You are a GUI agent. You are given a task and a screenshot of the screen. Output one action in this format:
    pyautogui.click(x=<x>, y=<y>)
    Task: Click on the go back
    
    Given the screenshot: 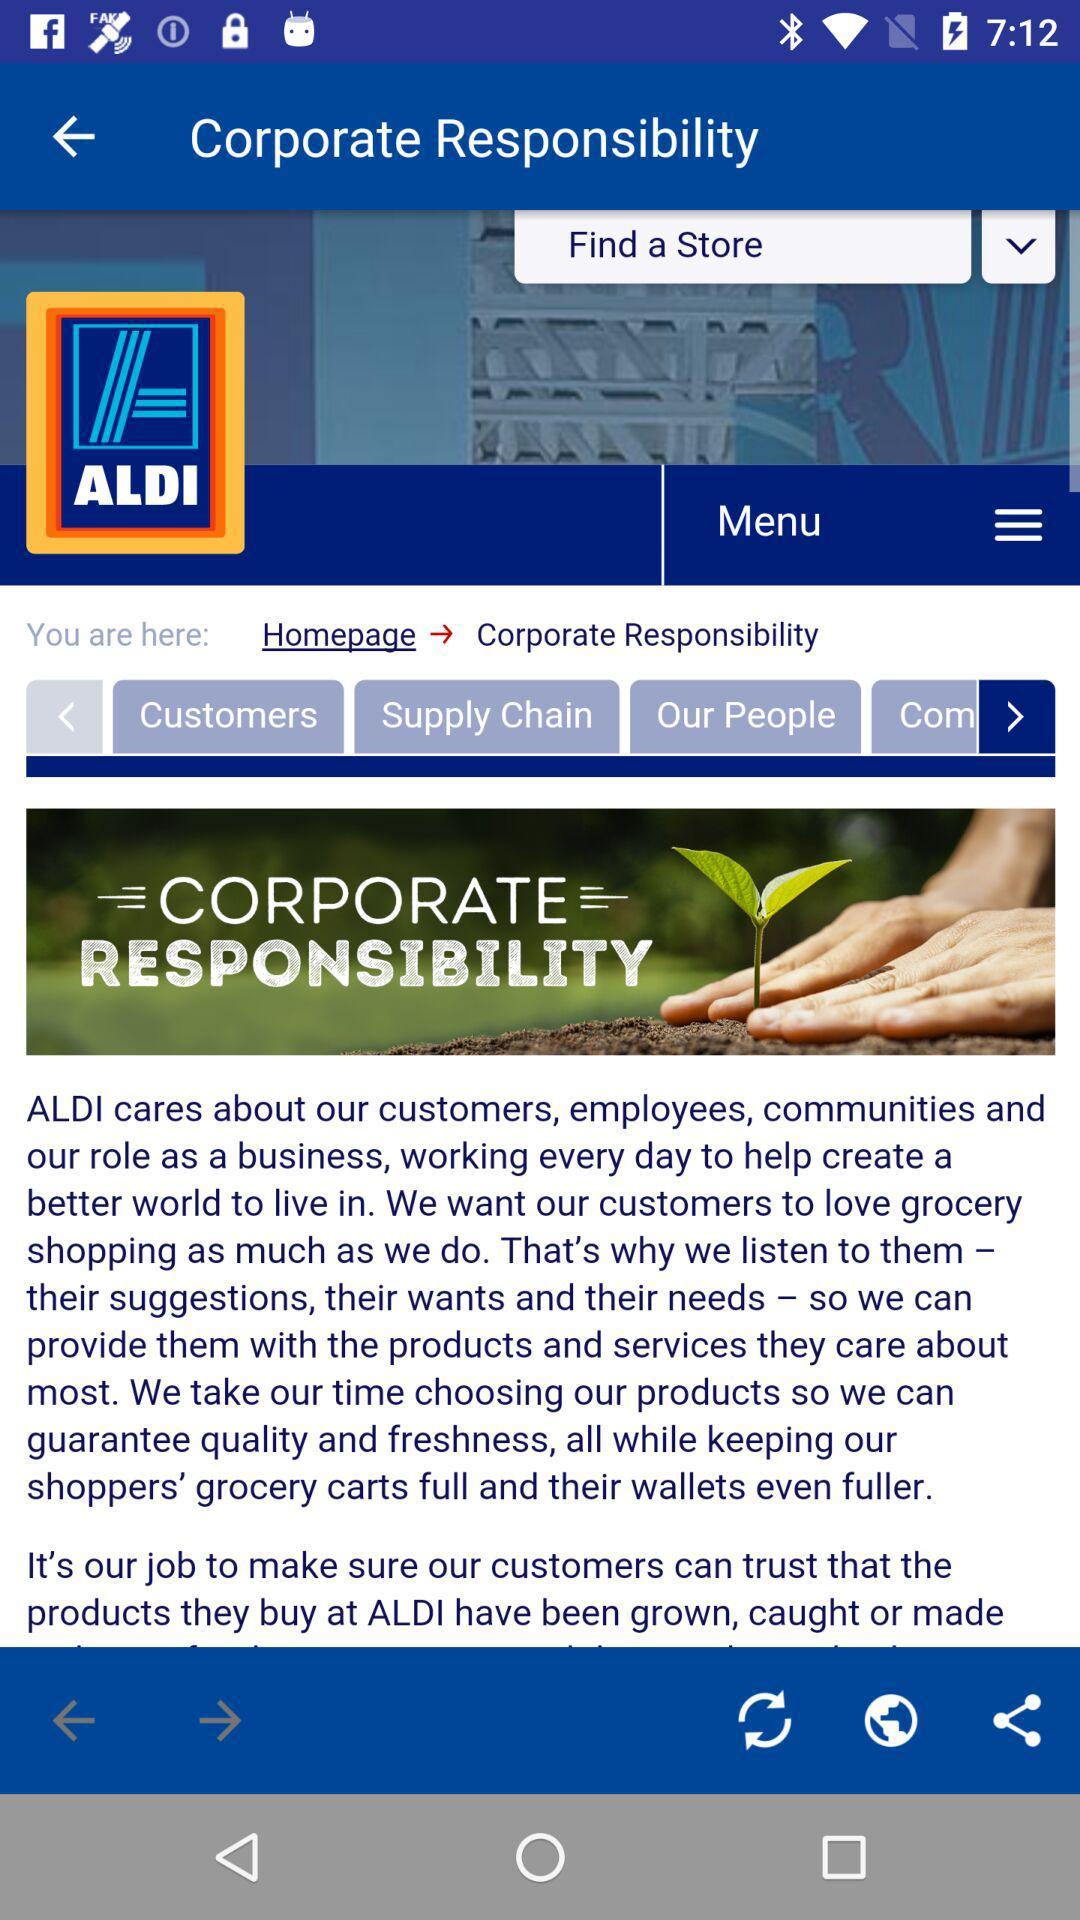 What is the action you would take?
    pyautogui.click(x=72, y=1719)
    